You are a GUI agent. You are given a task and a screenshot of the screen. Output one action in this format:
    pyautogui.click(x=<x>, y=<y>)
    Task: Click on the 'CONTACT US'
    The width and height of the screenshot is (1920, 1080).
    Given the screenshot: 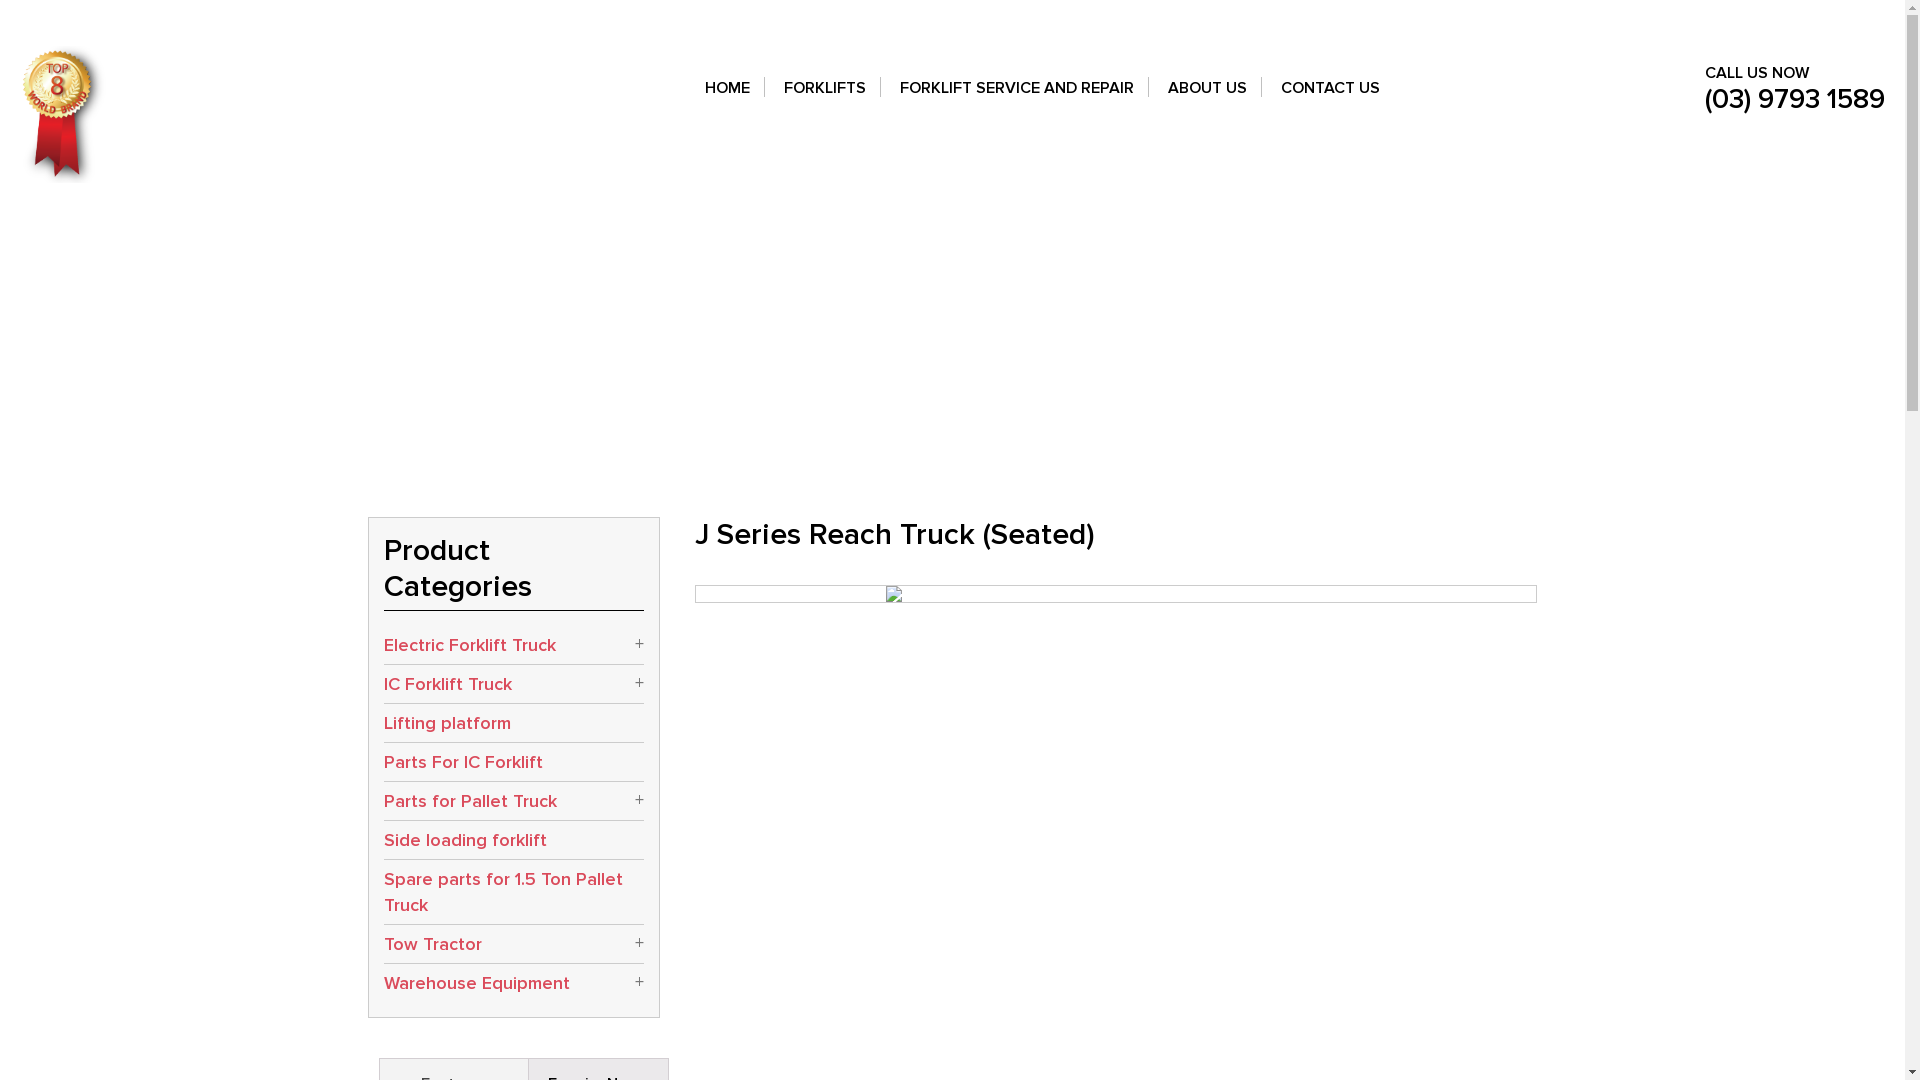 What is the action you would take?
    pyautogui.click(x=1330, y=100)
    